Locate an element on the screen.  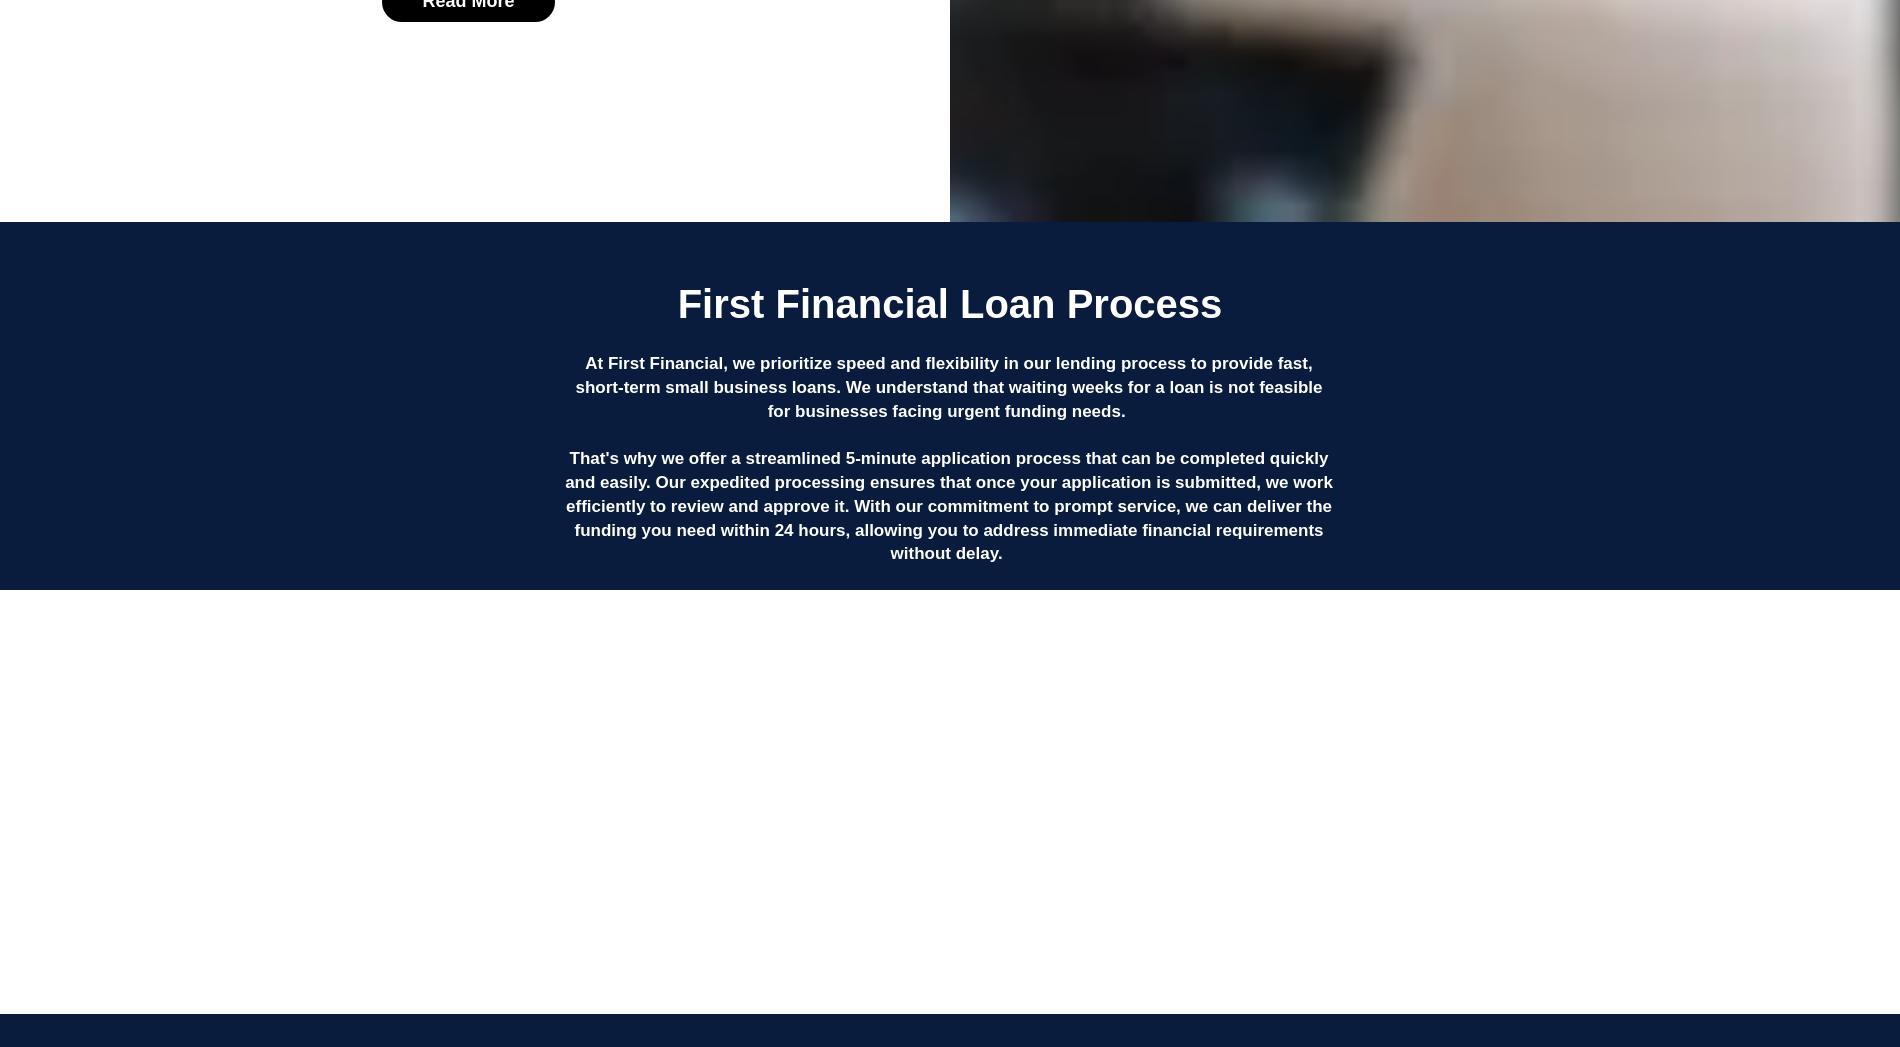
'4' is located at coordinates (1383, 779).